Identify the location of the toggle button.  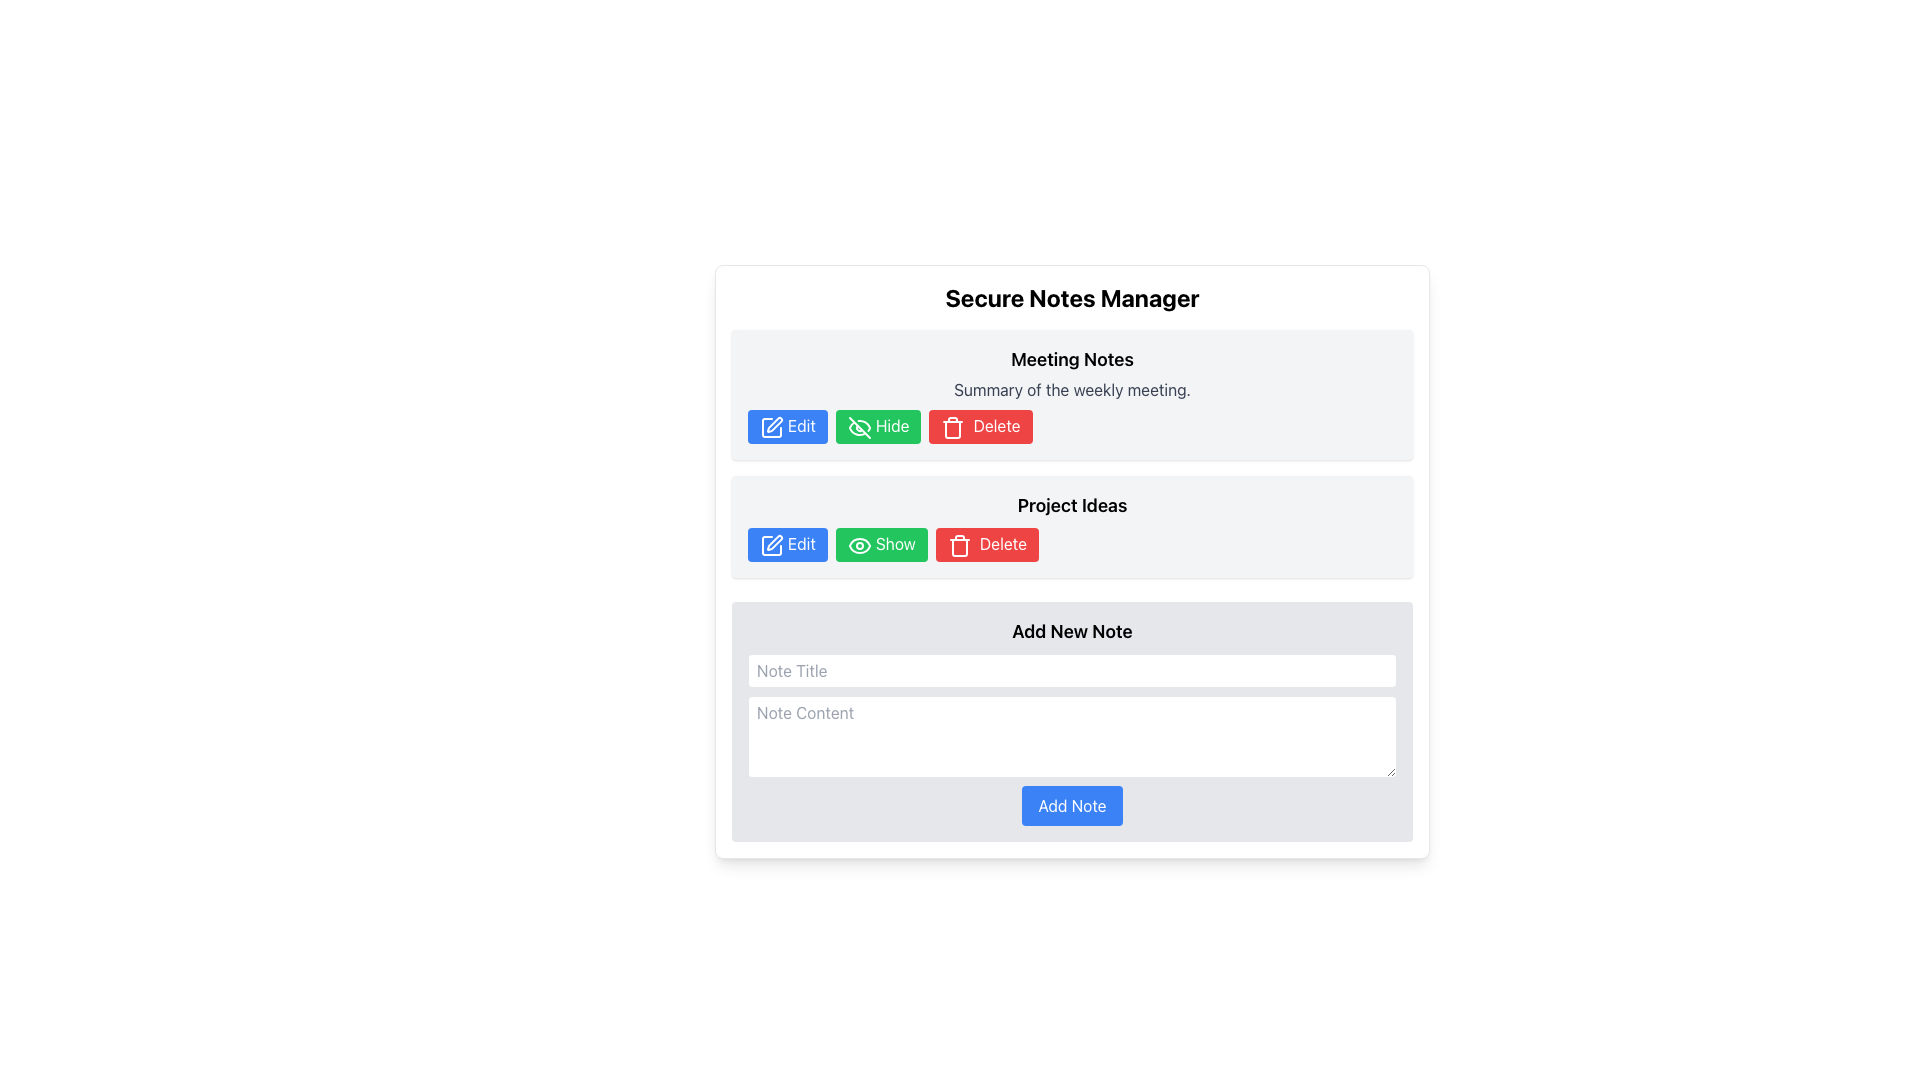
(880, 544).